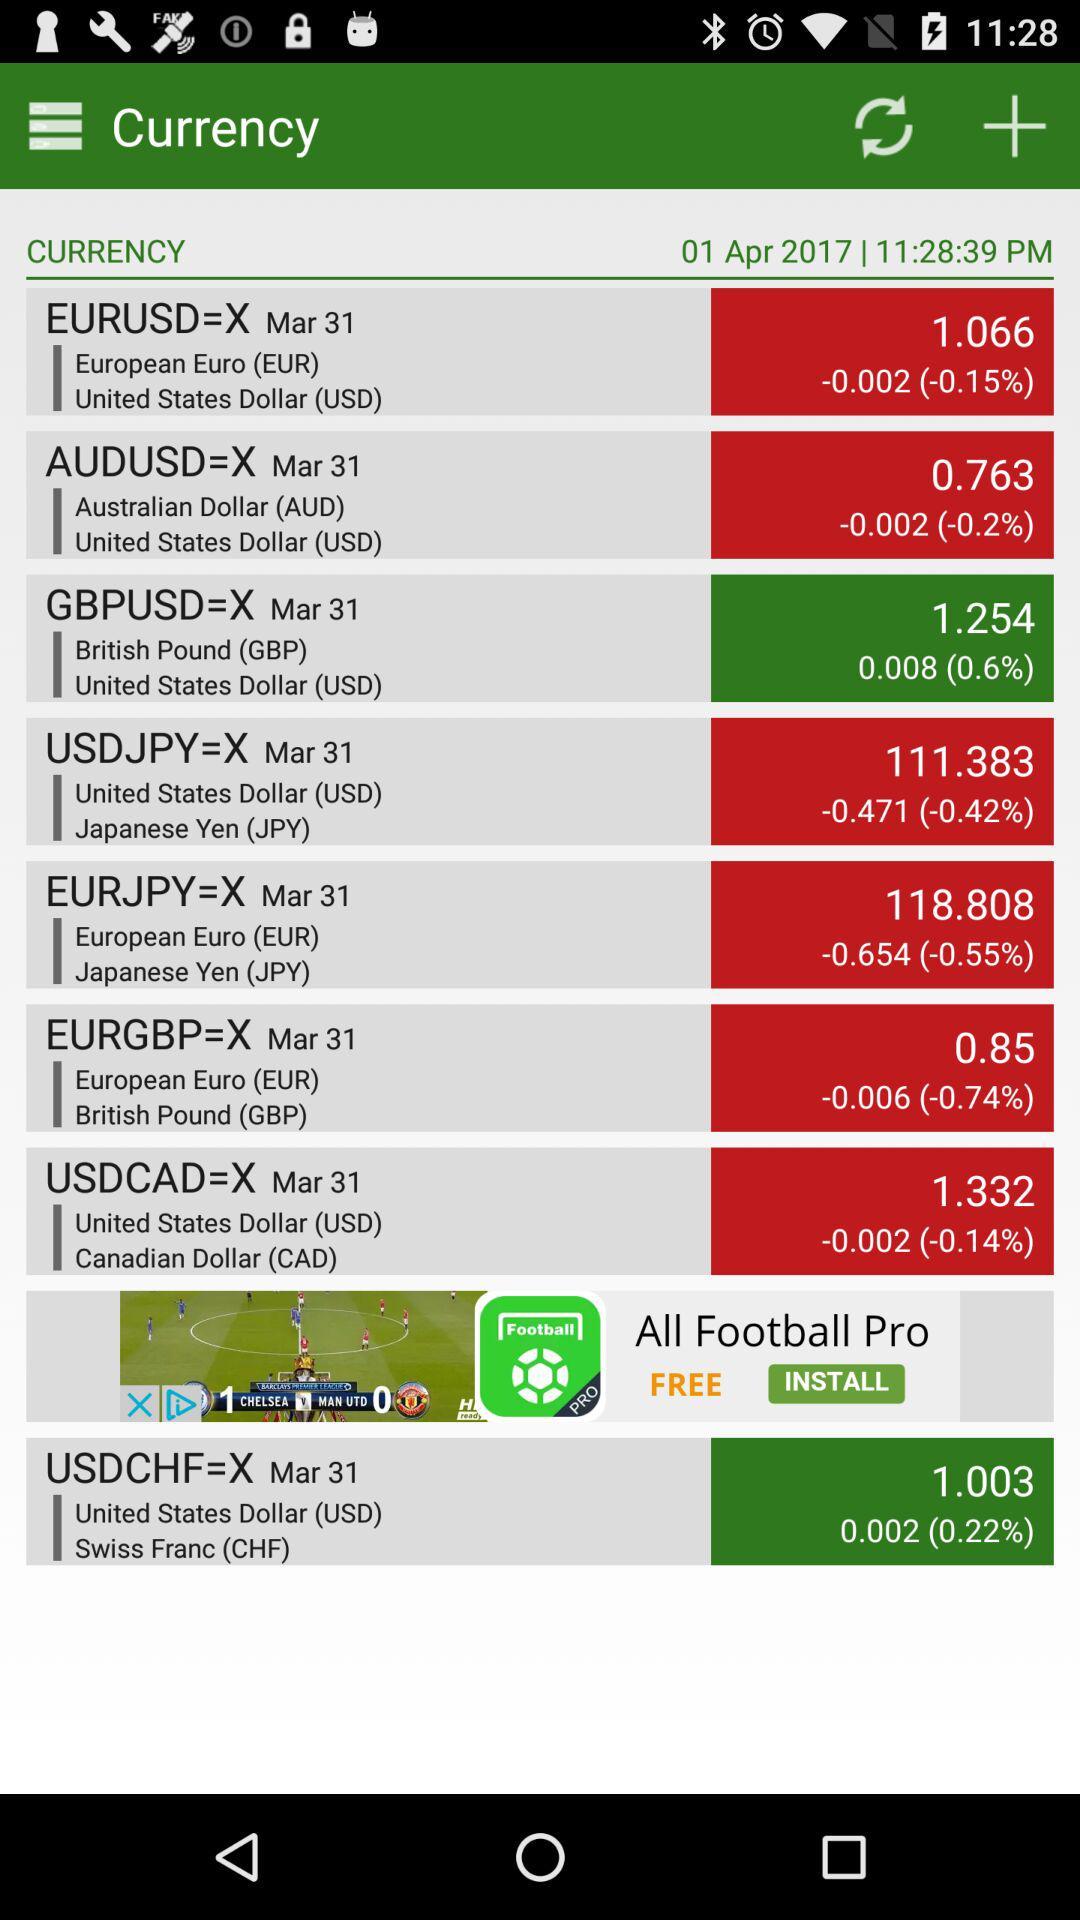 The image size is (1080, 1920). What do you see at coordinates (540, 1356) in the screenshot?
I see `advertisement` at bounding box center [540, 1356].